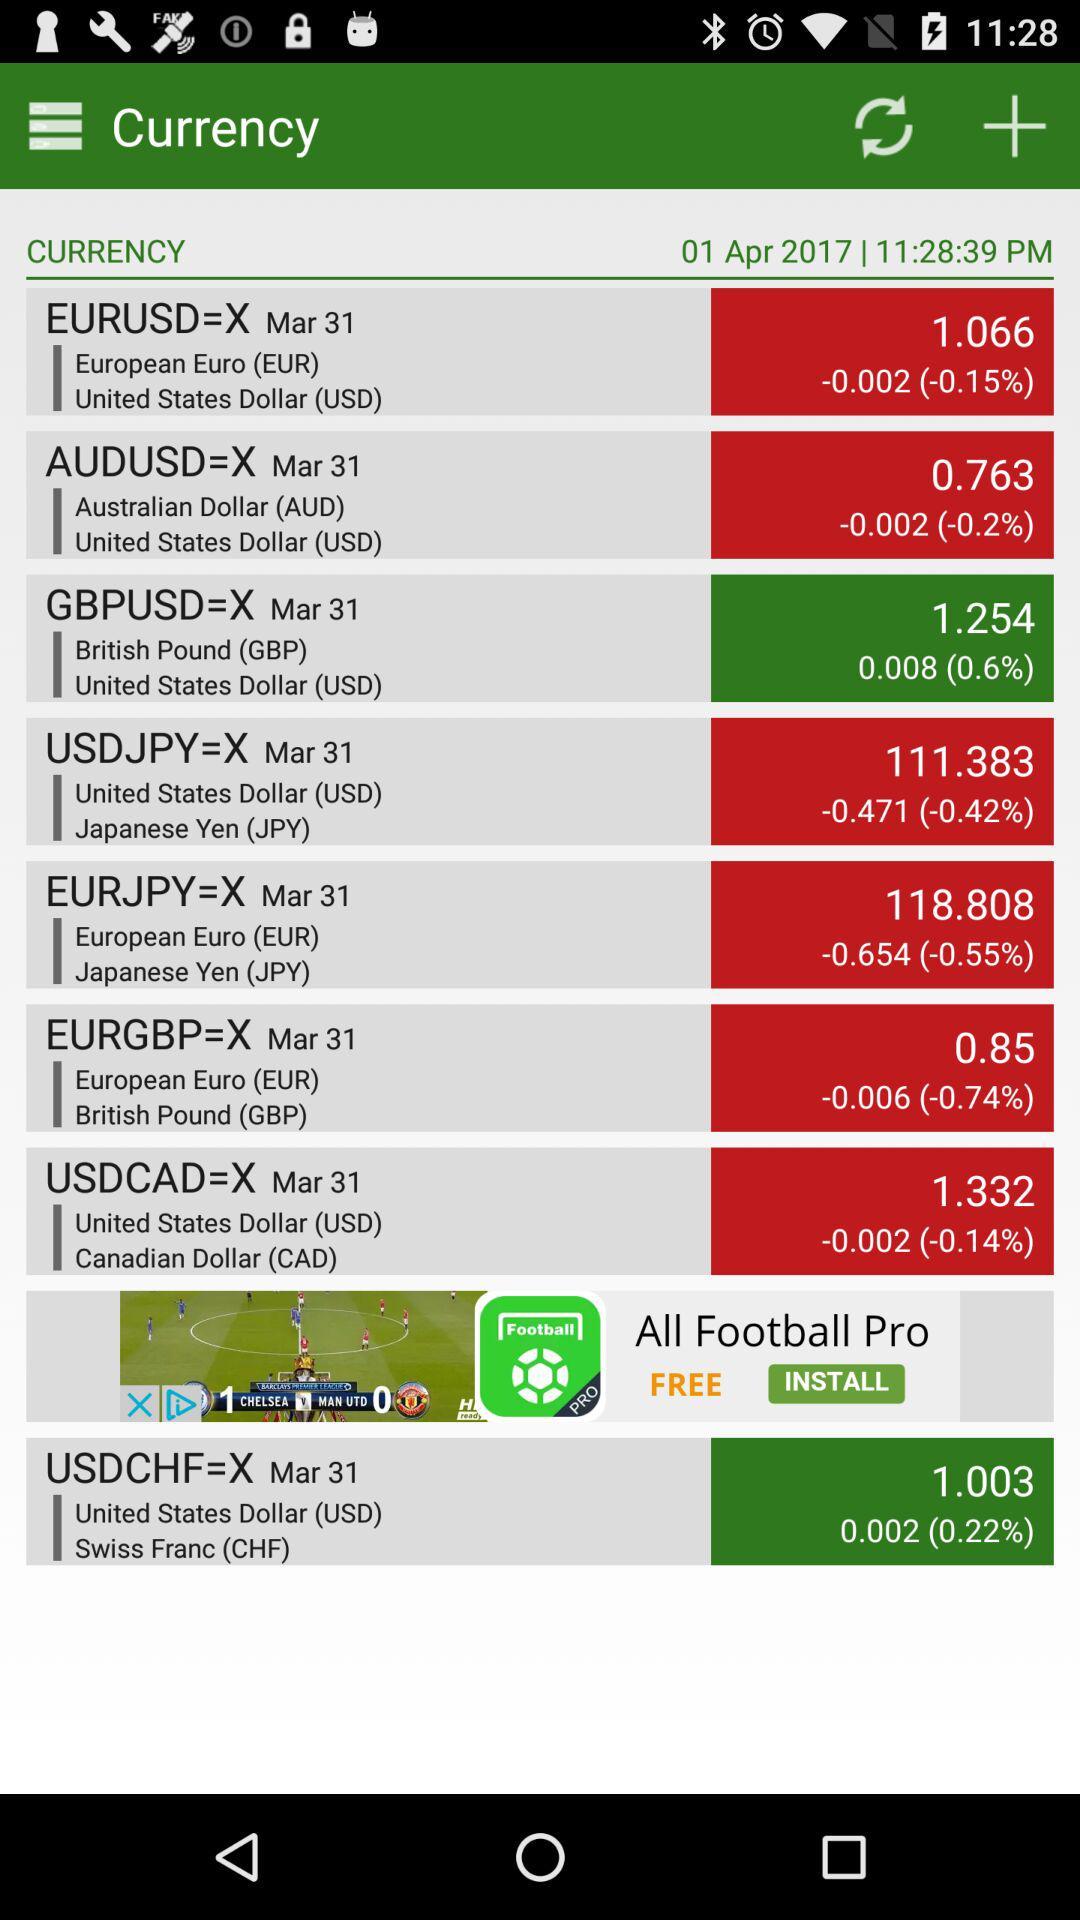 The image size is (1080, 1920). What do you see at coordinates (540, 1356) in the screenshot?
I see `advertisement` at bounding box center [540, 1356].